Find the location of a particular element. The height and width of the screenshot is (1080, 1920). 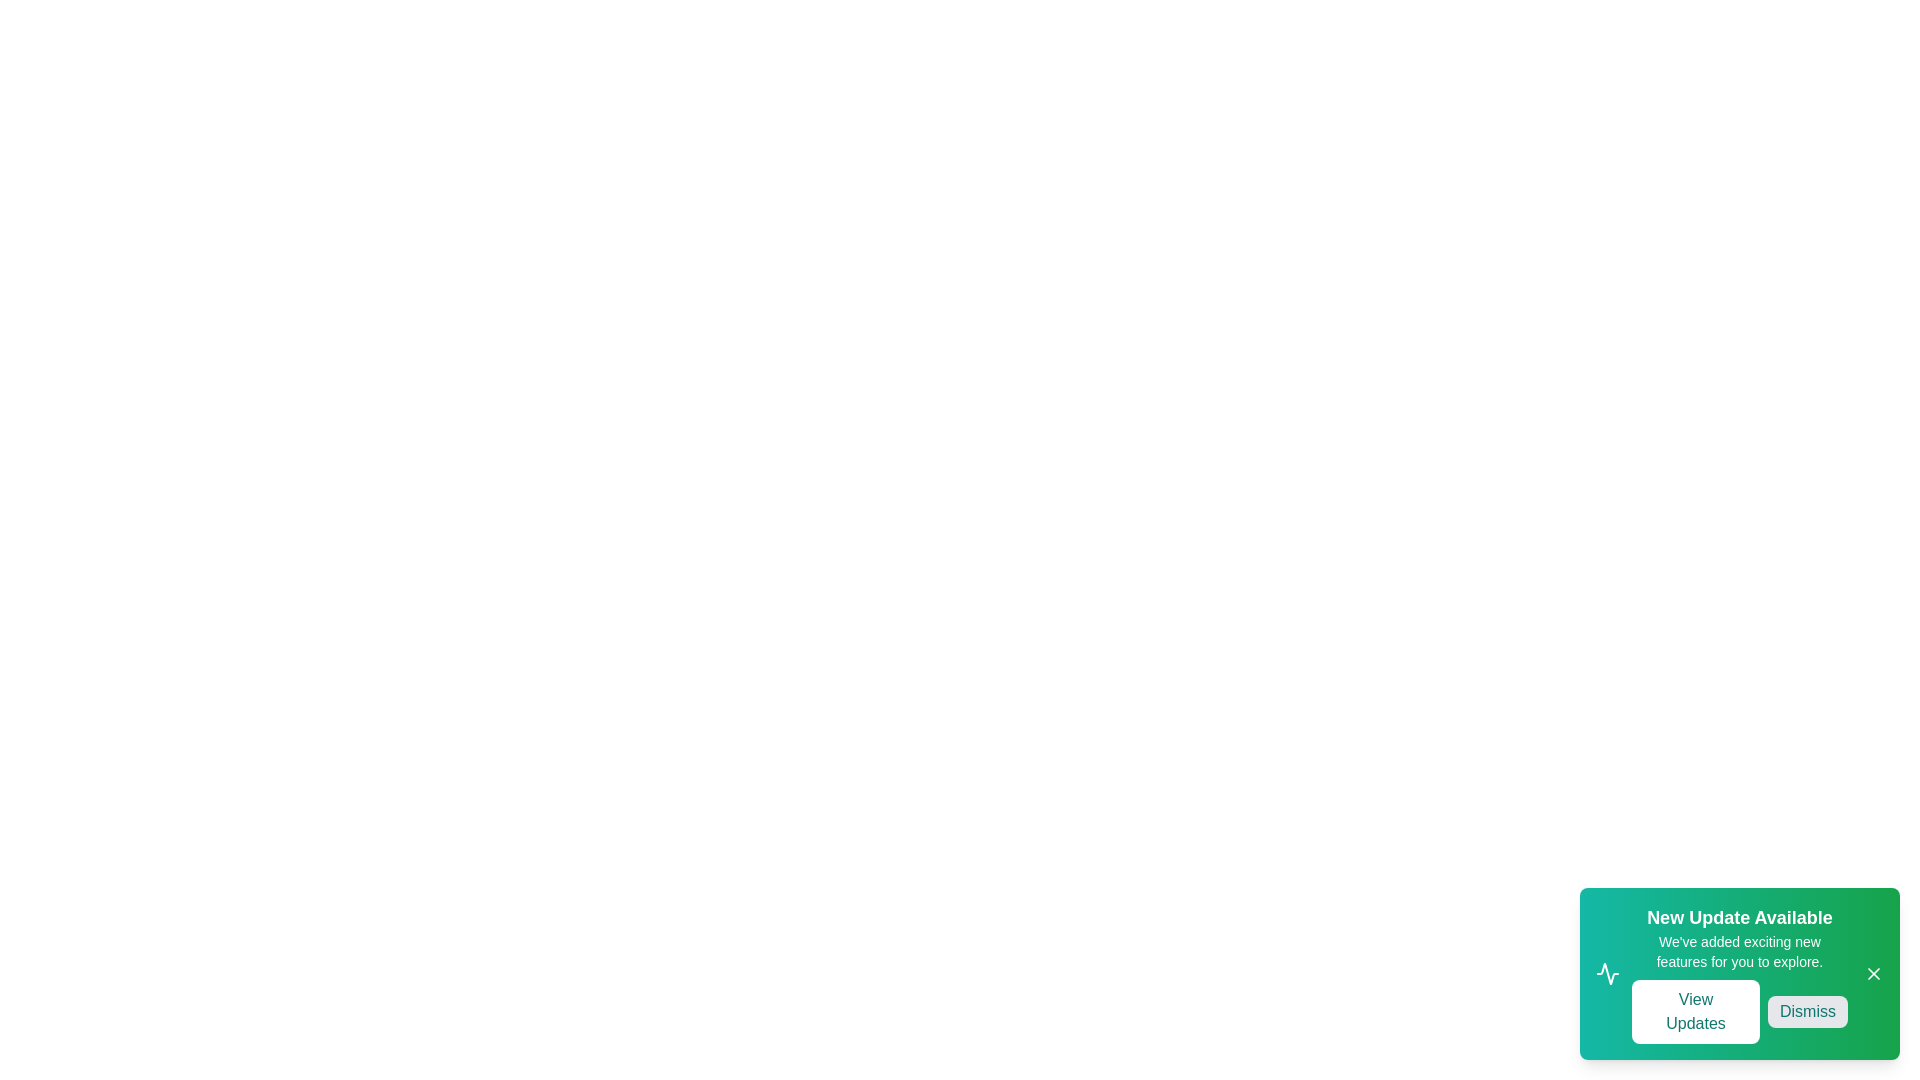

the 'View Updates' button to explore features is located at coordinates (1694, 1011).